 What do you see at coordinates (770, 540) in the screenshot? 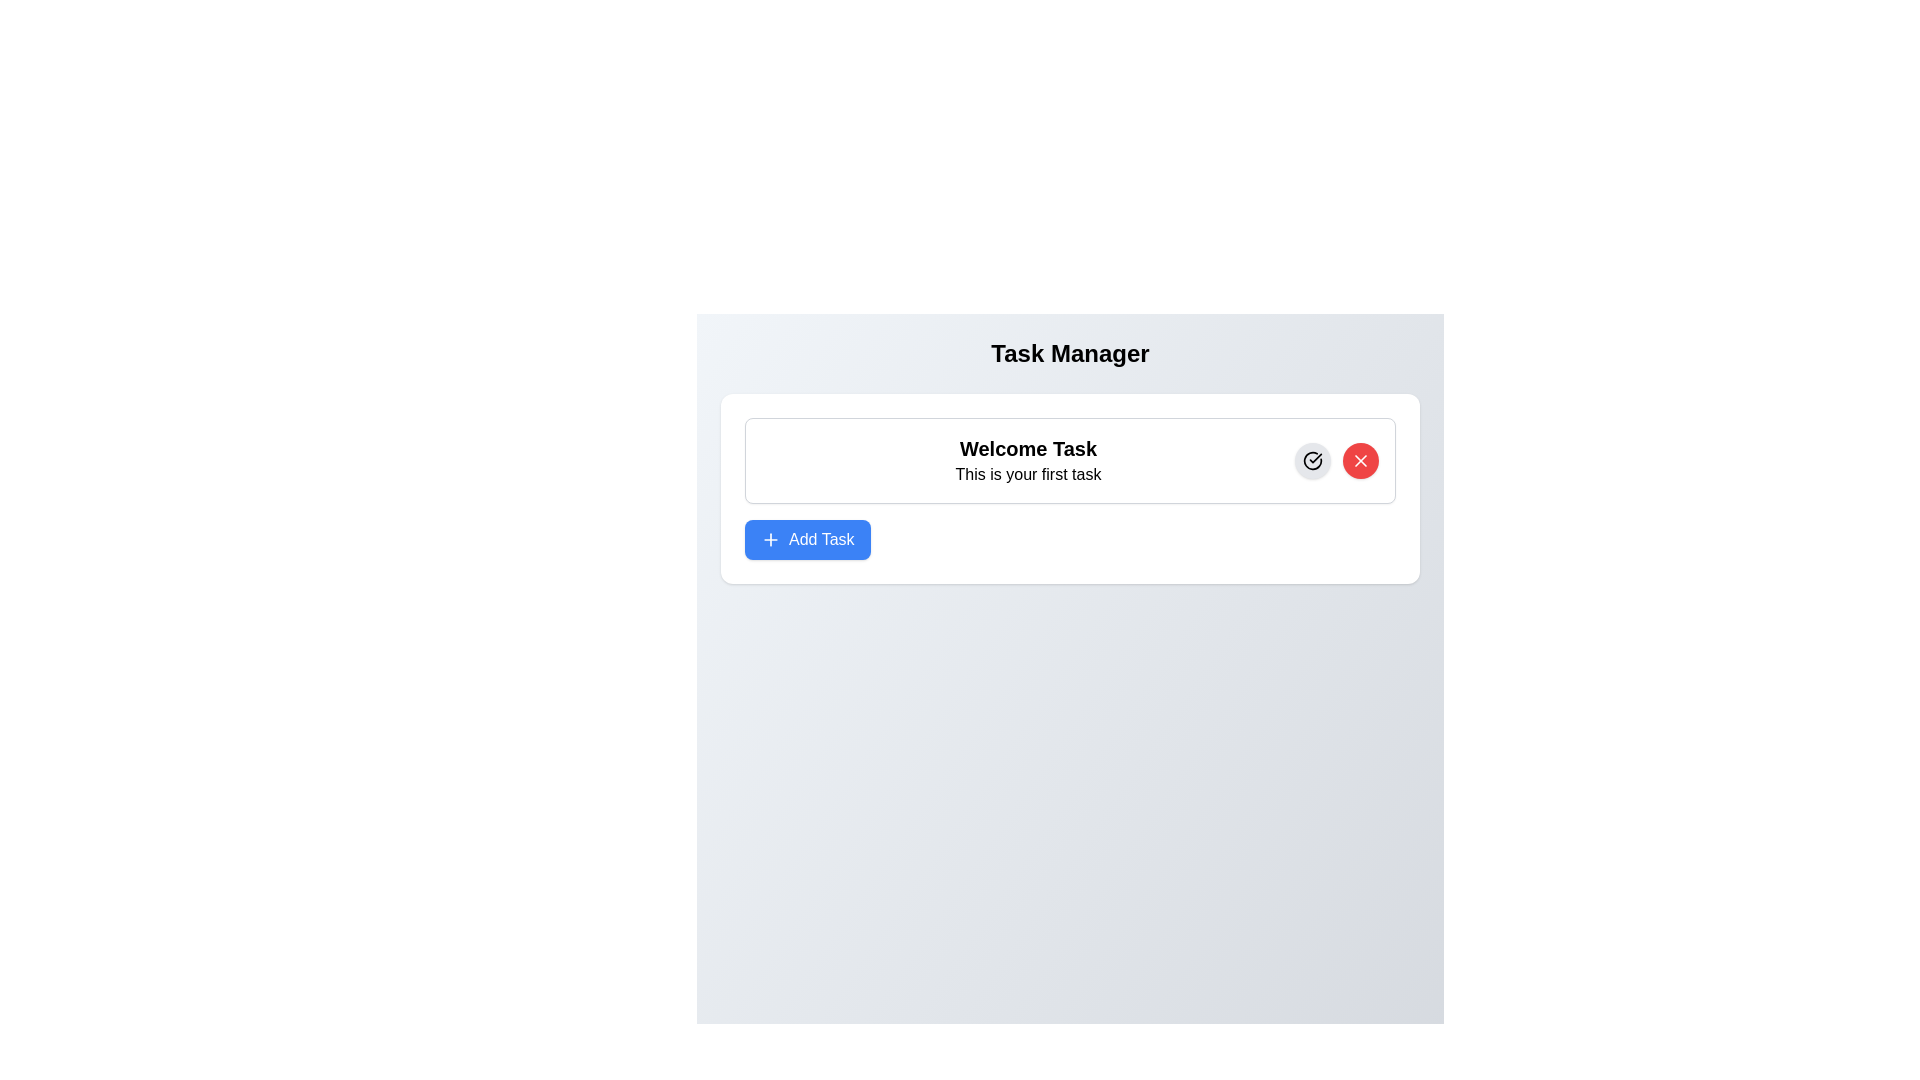
I see `the plus icon located within the 'Add Task' button at the bottom-left of the task list section` at bounding box center [770, 540].